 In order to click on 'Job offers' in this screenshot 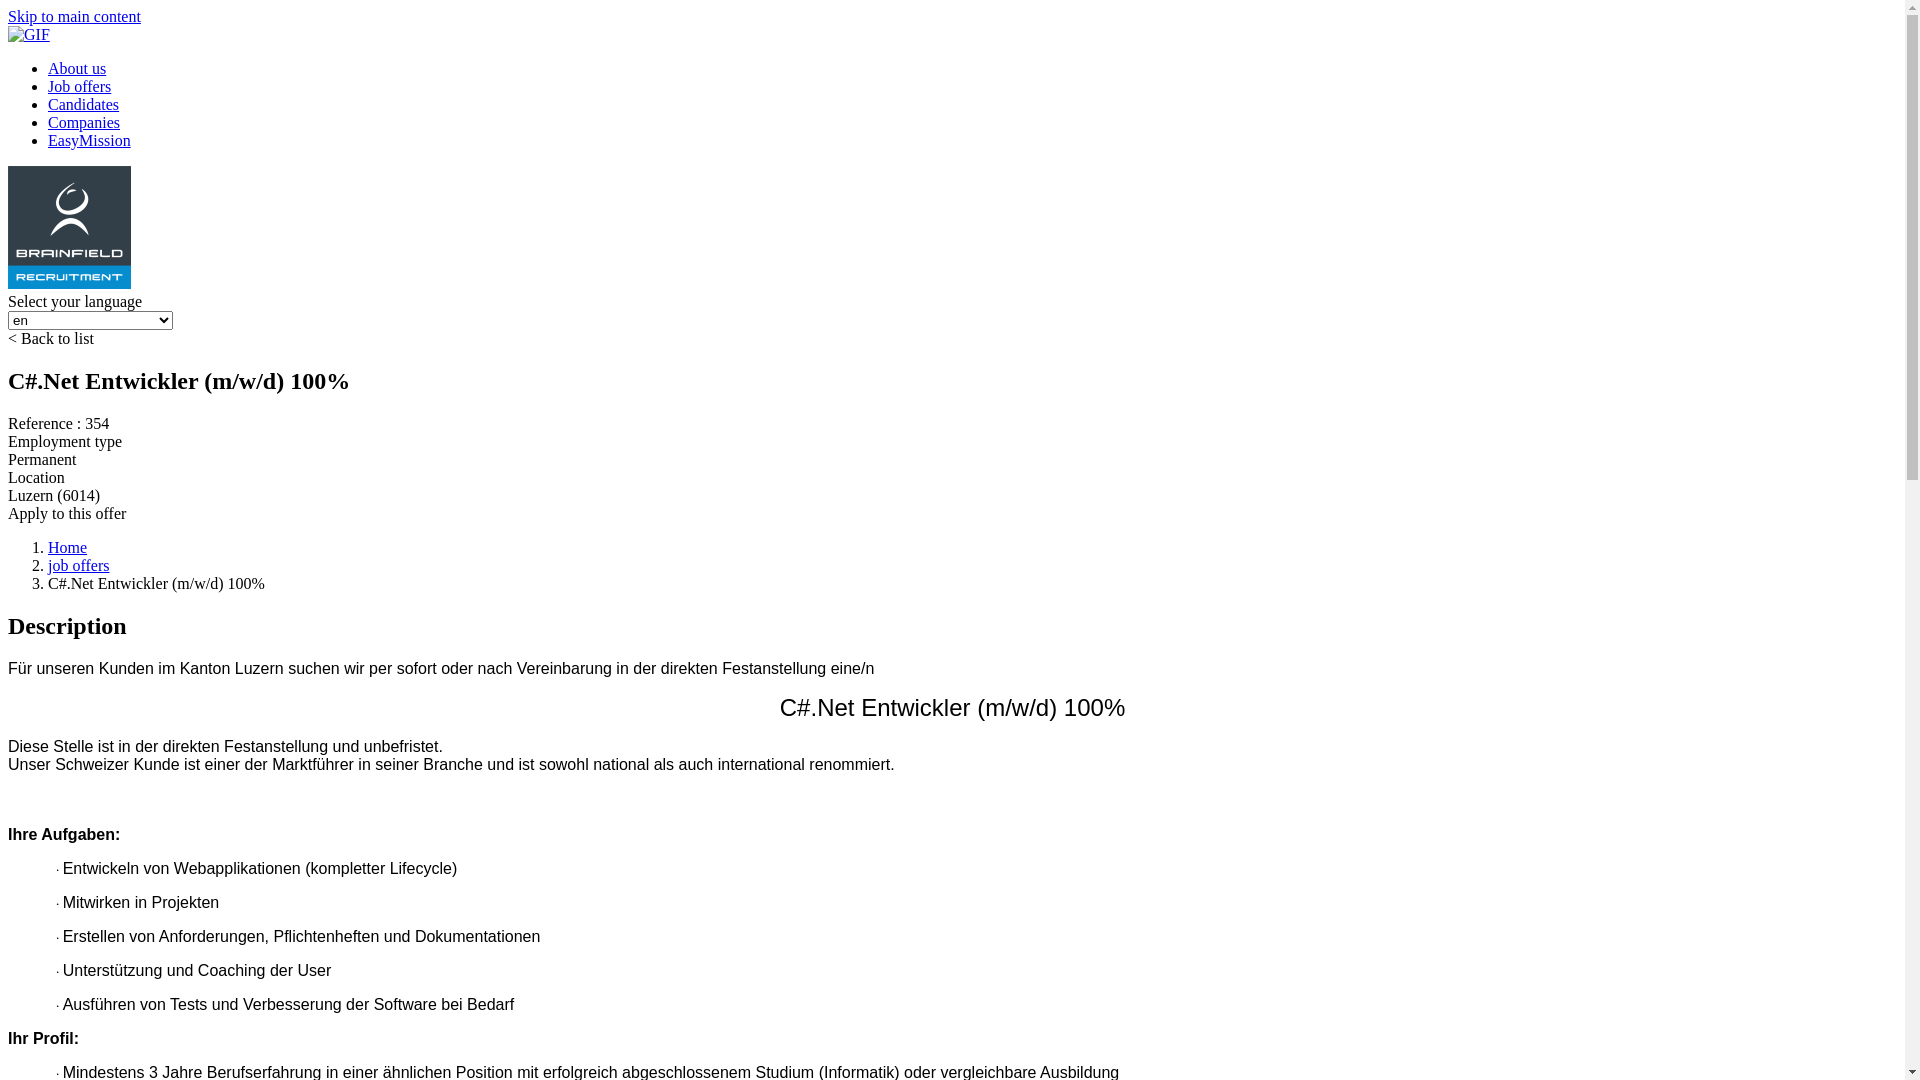, I will do `click(48, 85)`.